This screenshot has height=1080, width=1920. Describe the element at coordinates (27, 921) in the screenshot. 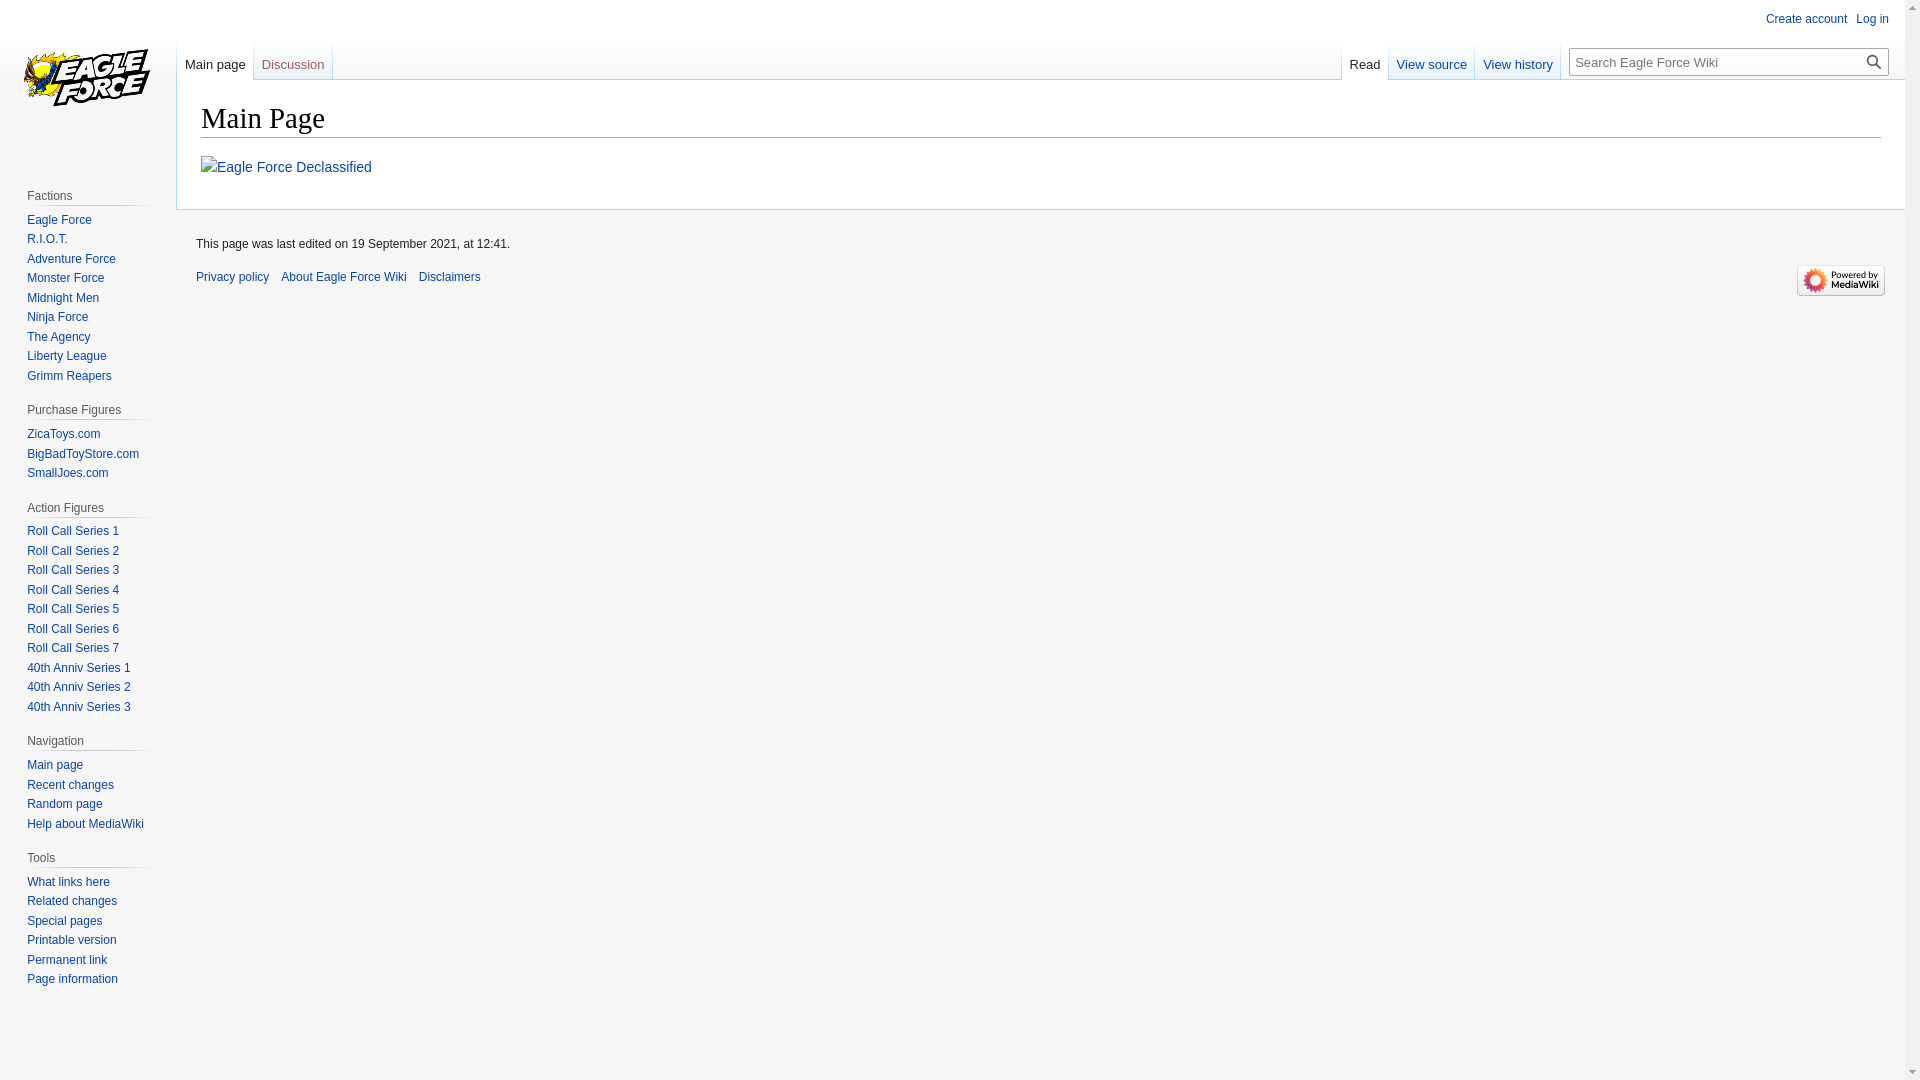

I see `'Special pages'` at that location.